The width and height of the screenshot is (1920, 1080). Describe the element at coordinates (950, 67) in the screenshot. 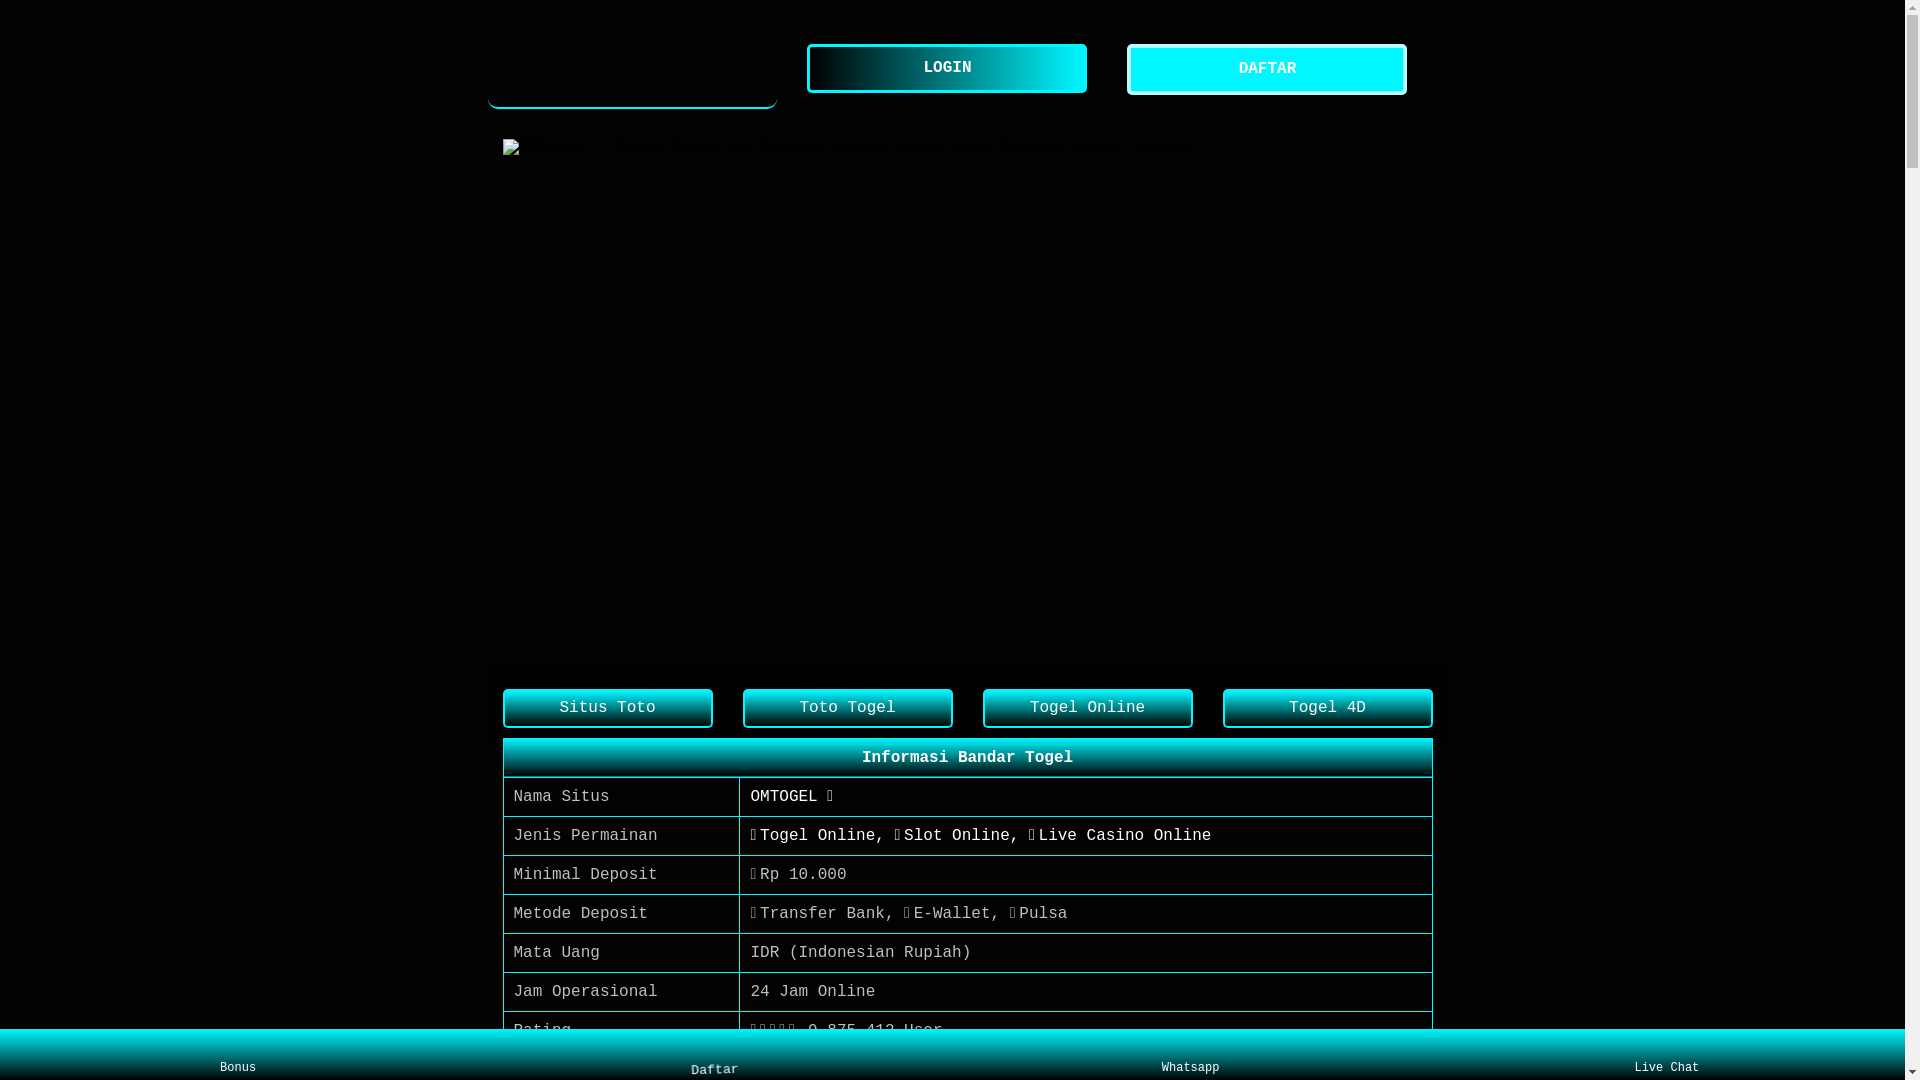

I see `'LOGIN'` at that location.